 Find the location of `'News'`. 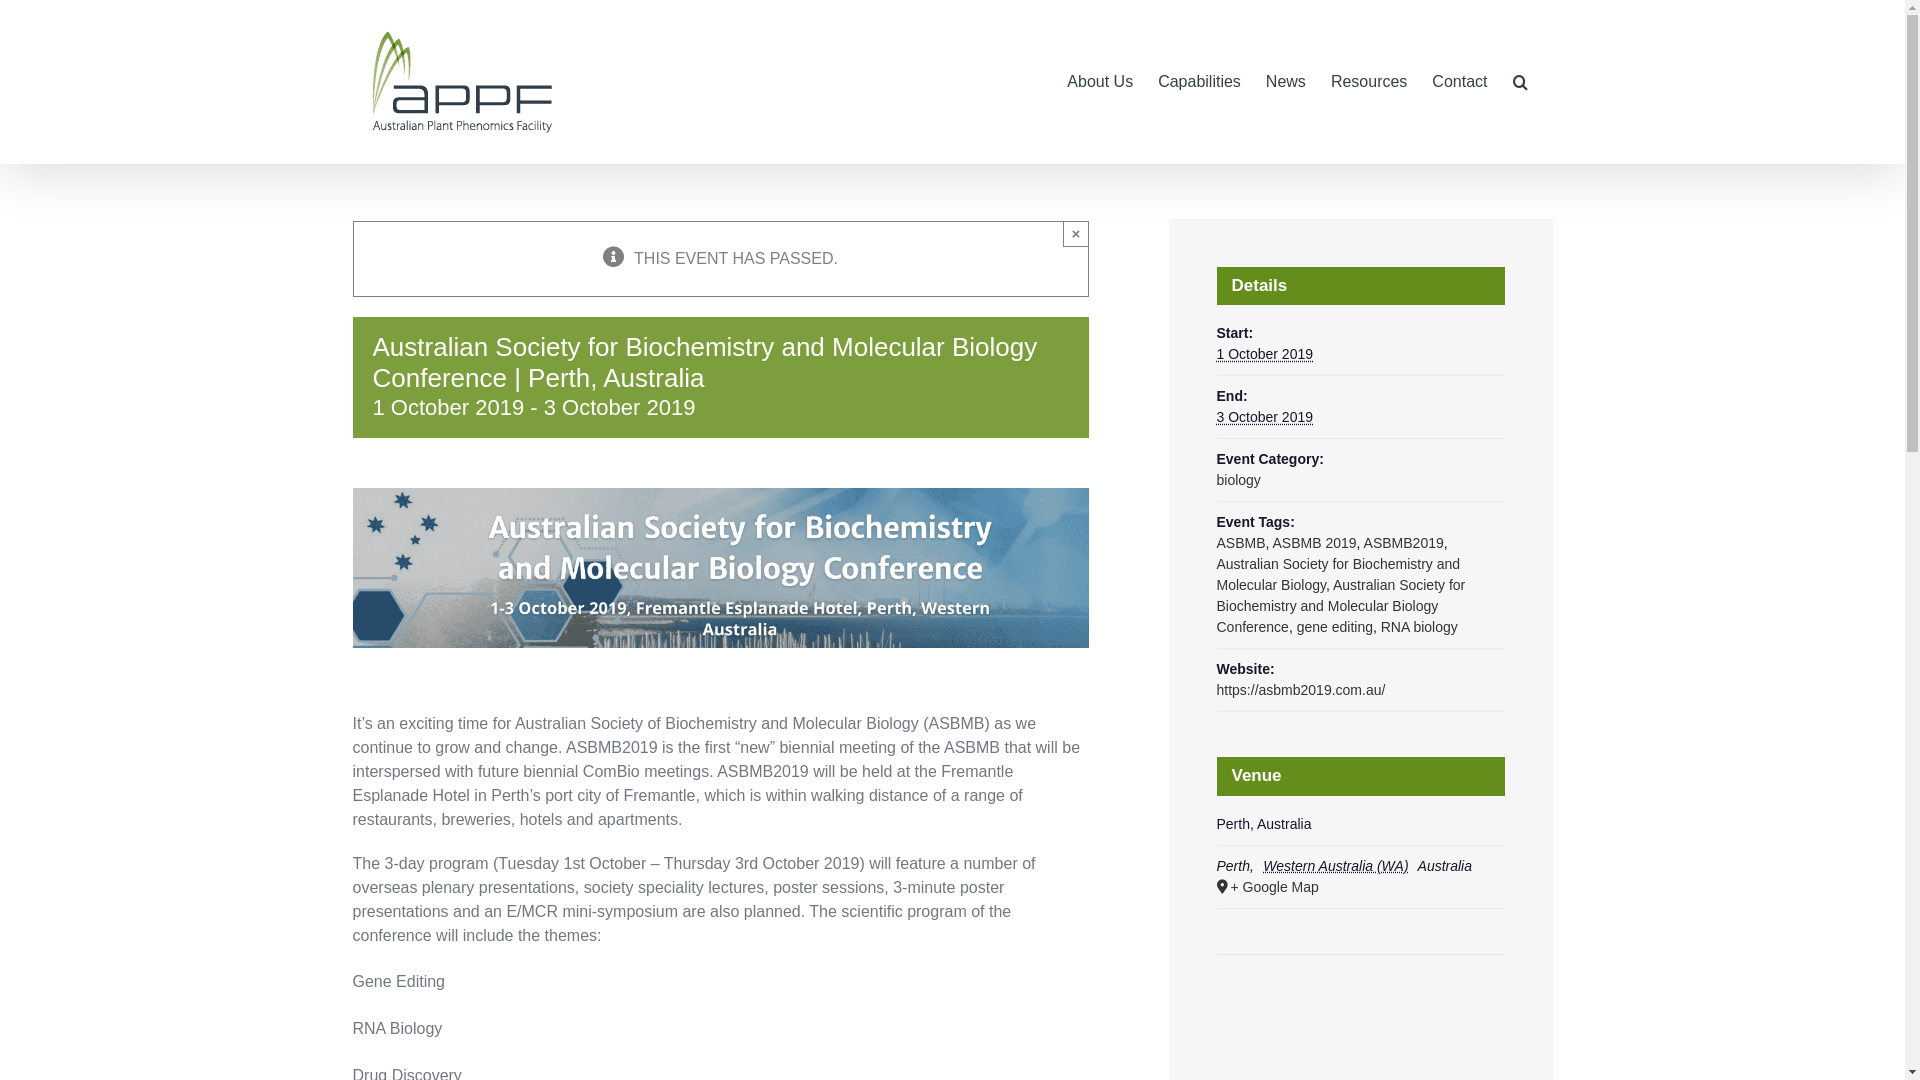

'News' is located at coordinates (1286, 80).